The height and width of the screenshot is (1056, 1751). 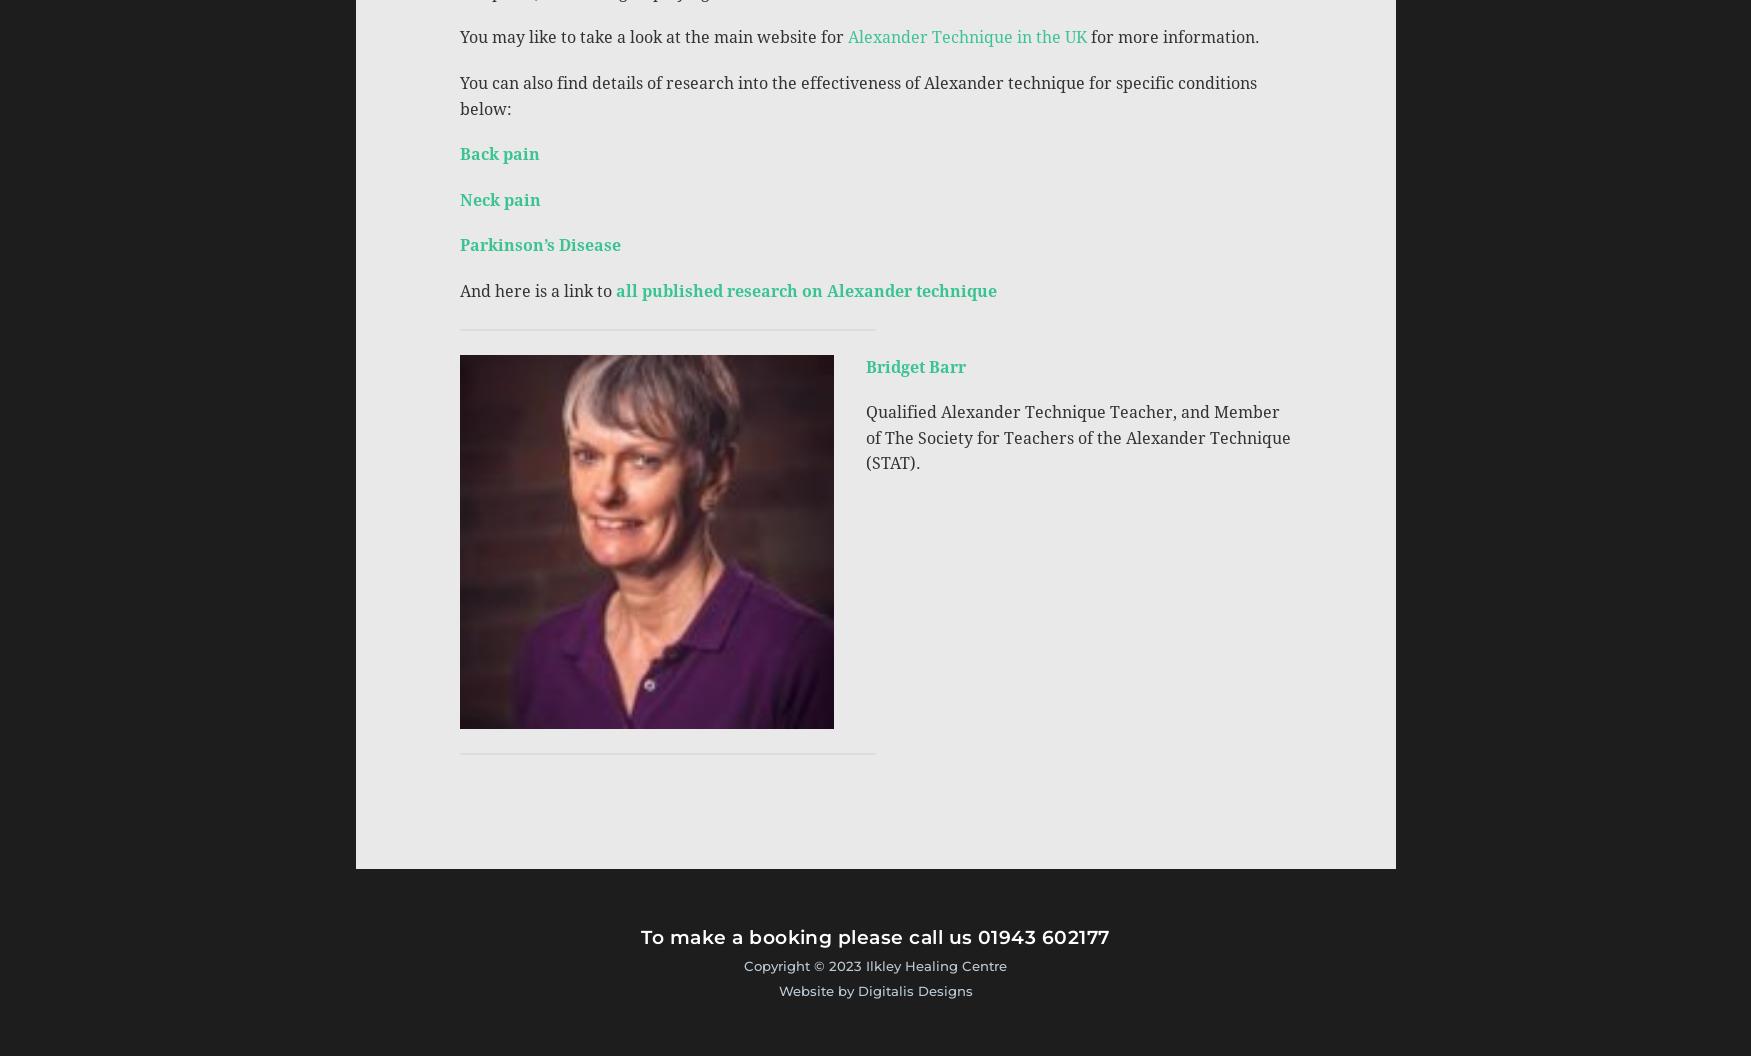 What do you see at coordinates (651, 37) in the screenshot?
I see `'You may like to take a look at the main website for'` at bounding box center [651, 37].